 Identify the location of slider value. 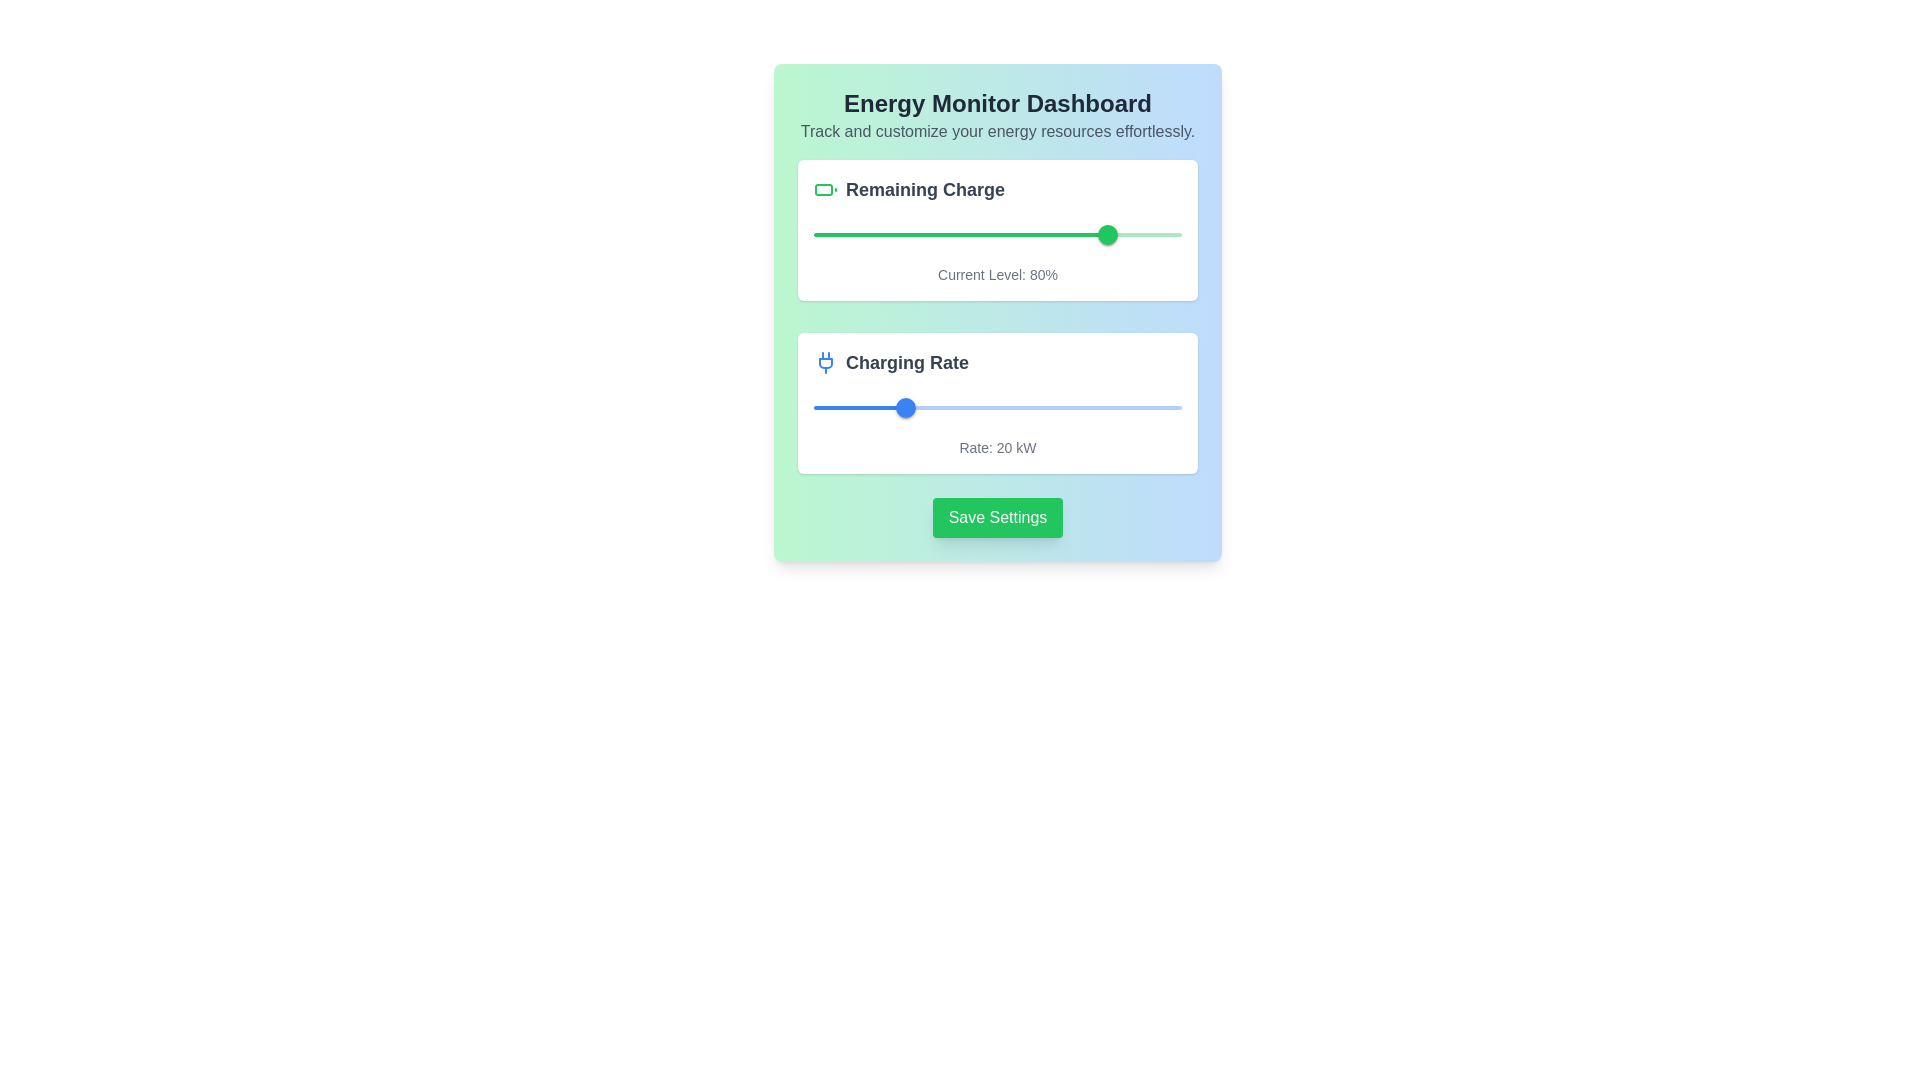
(876, 234).